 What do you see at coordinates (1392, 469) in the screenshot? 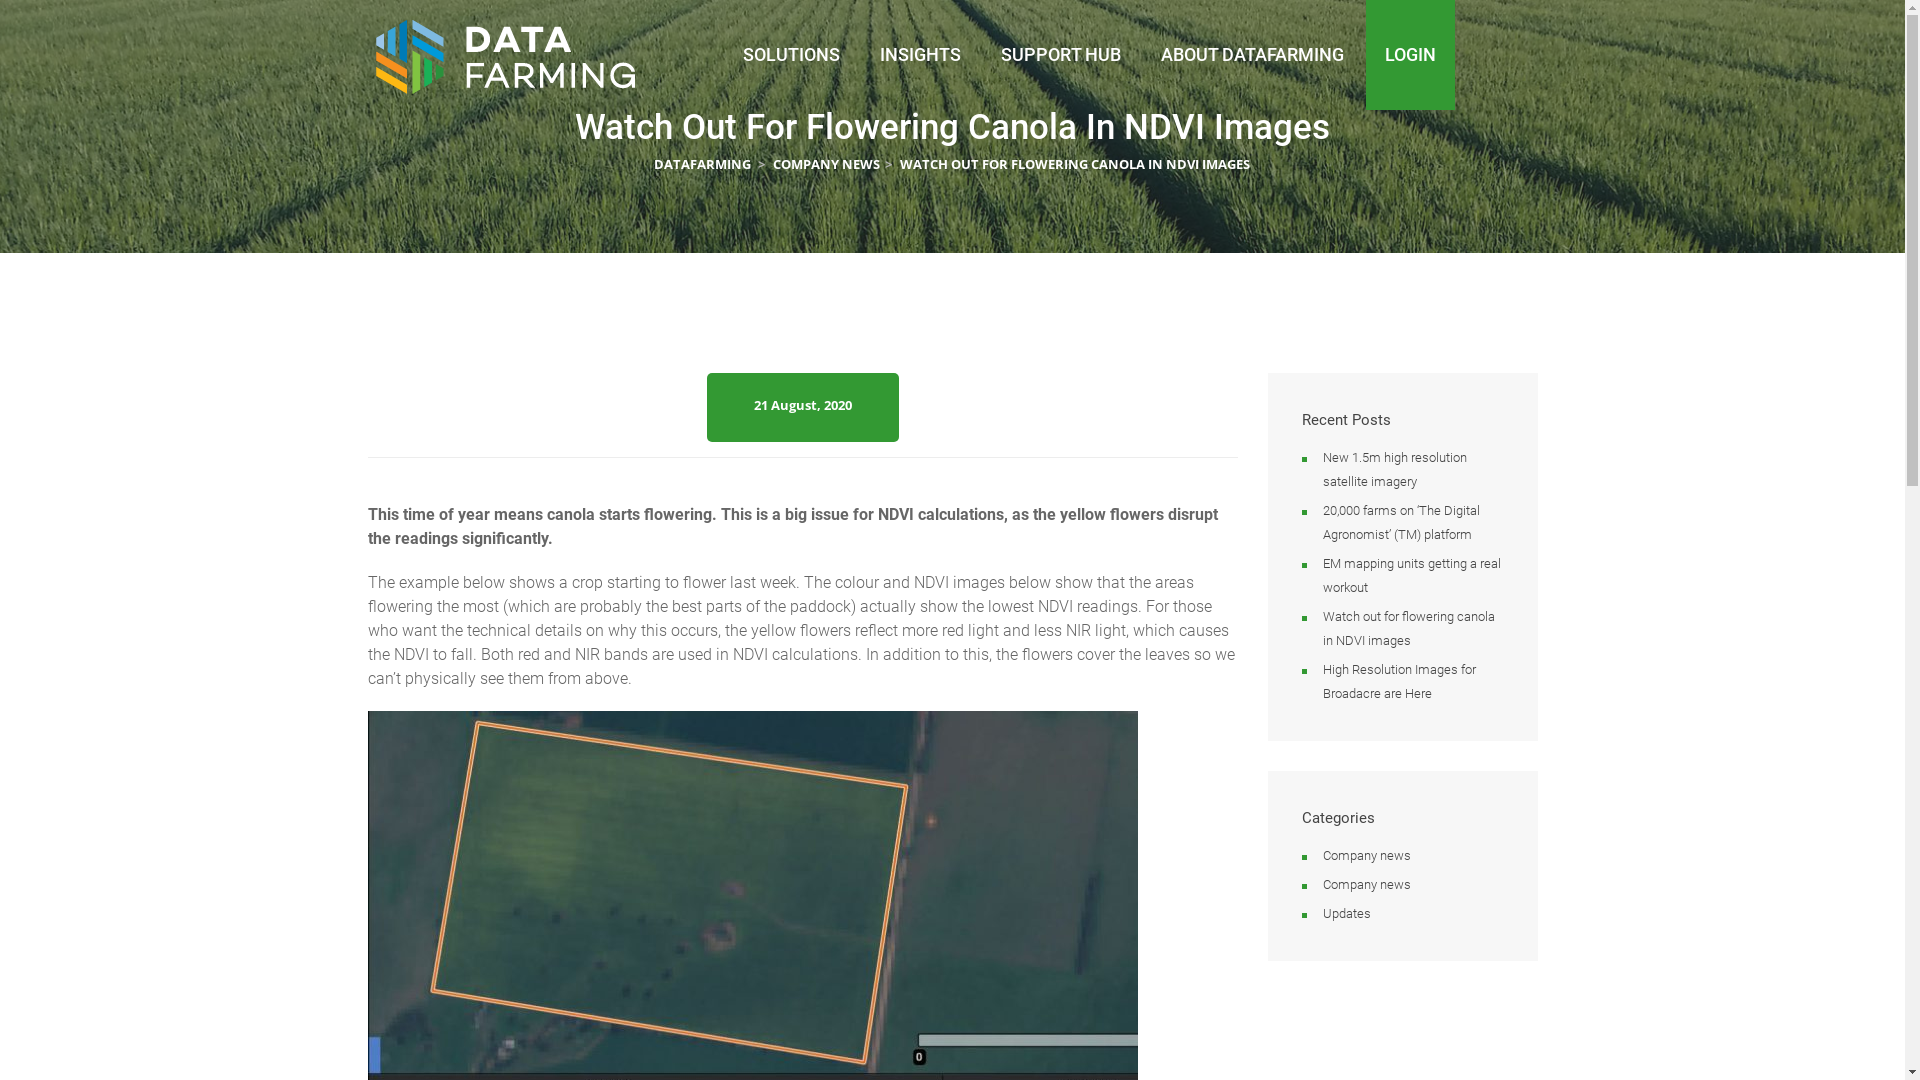
I see `'New 1.5m high resolution satellite imagery'` at bounding box center [1392, 469].